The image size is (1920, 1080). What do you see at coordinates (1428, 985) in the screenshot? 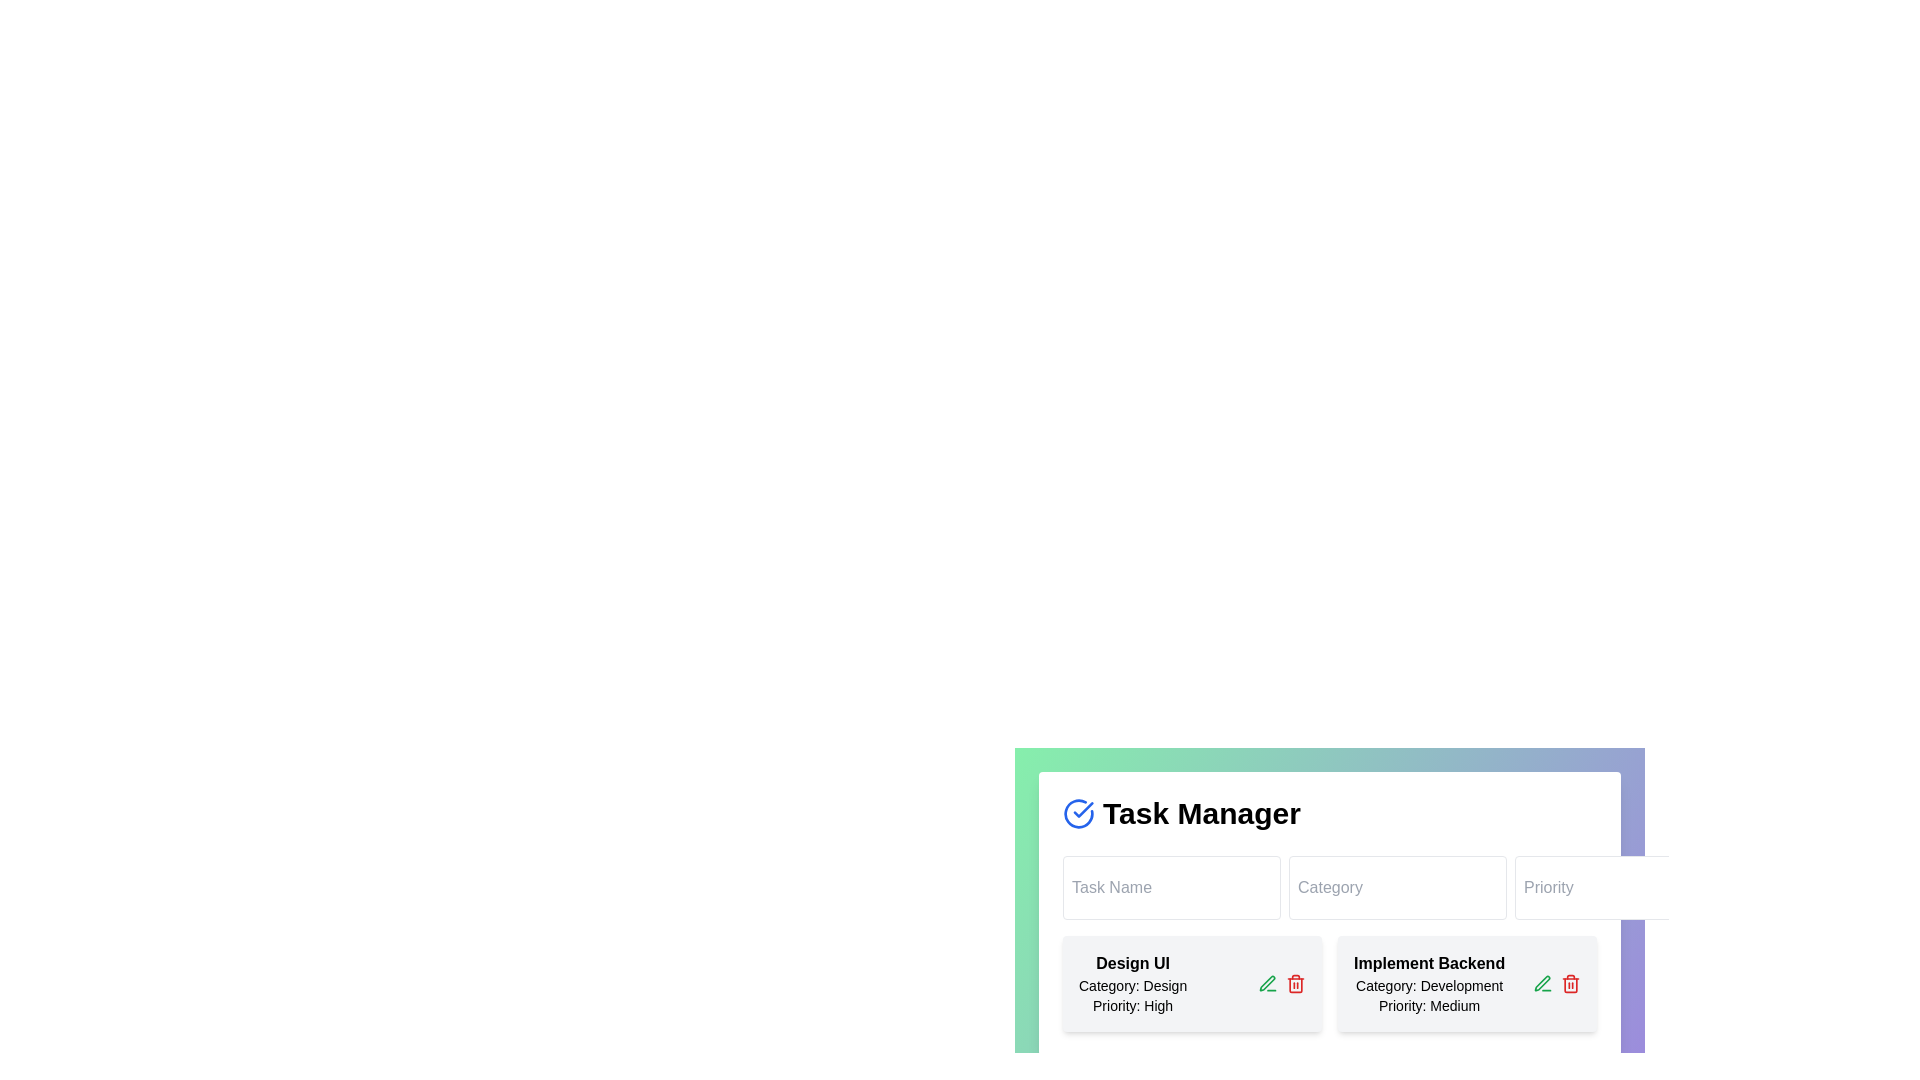
I see `text from the label displaying 'Category: Development', which is positioned below the task title 'Implement Backend' in the second task card` at bounding box center [1428, 985].